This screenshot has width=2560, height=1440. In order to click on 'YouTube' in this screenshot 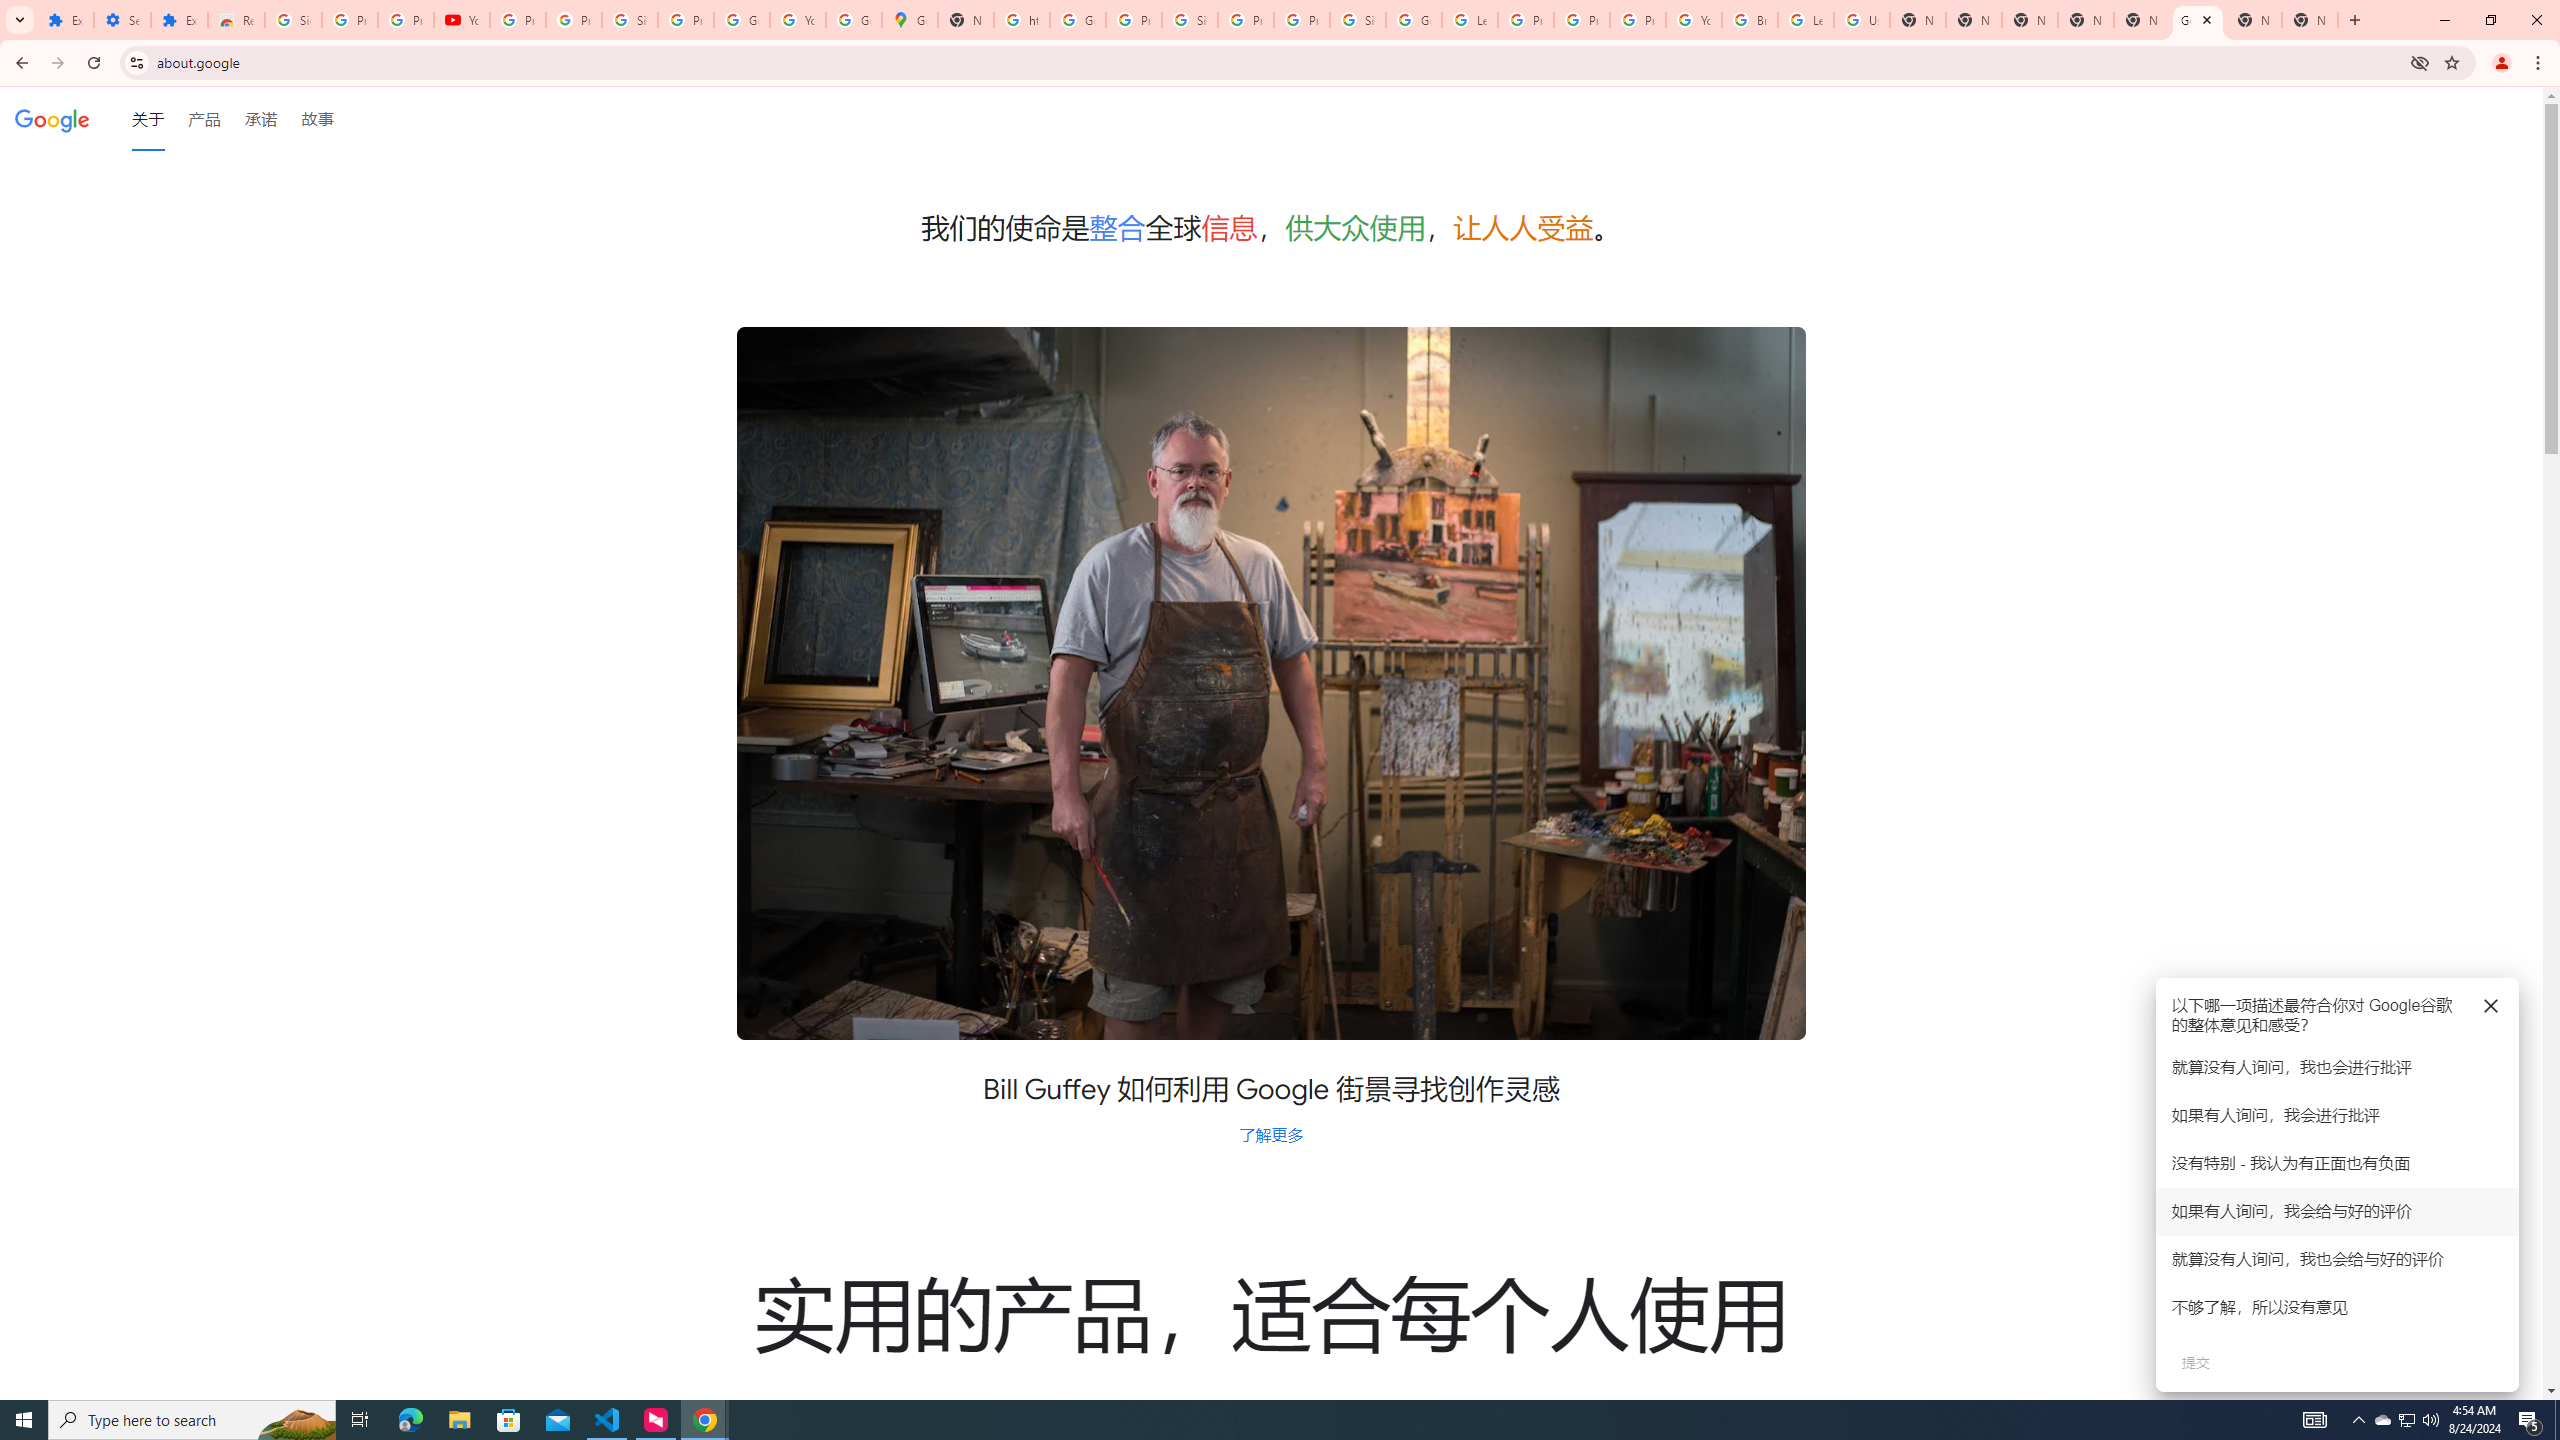, I will do `click(461, 19)`.